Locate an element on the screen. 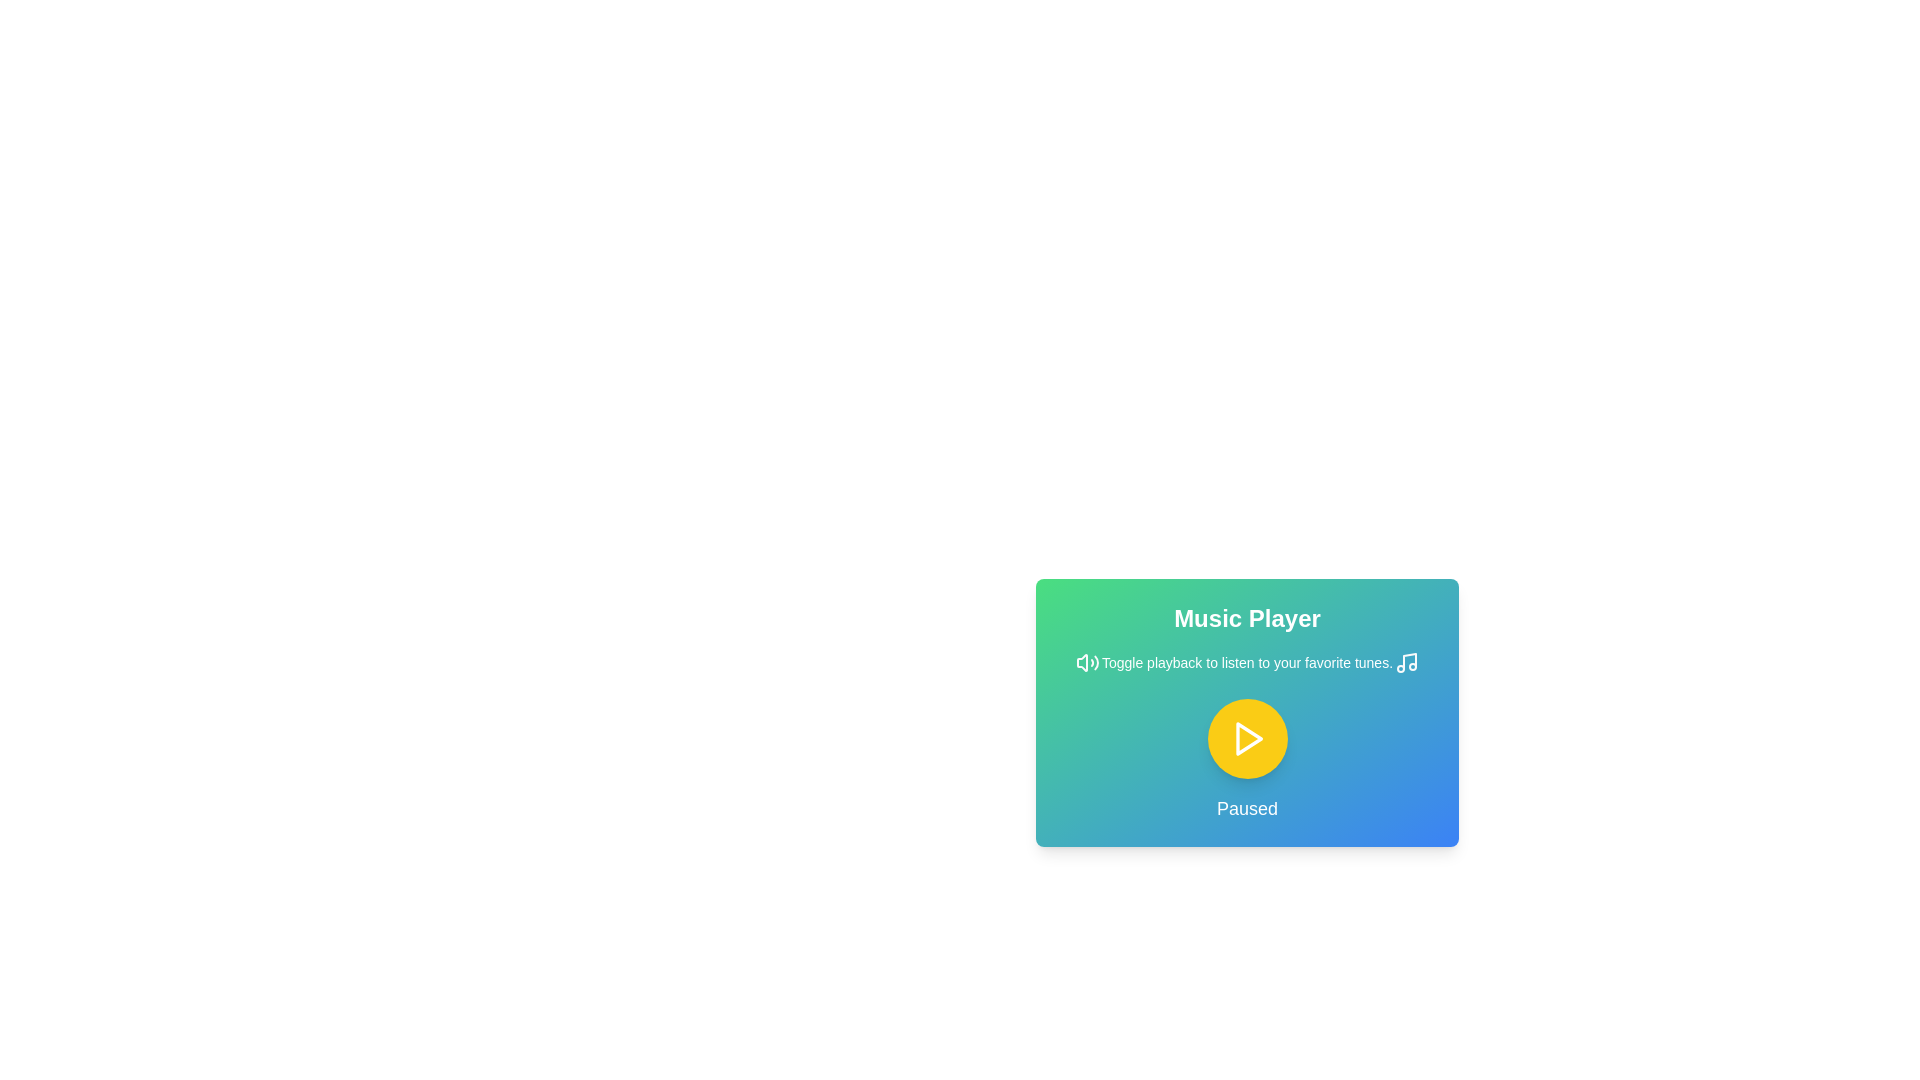 The height and width of the screenshot is (1080, 1920). the music icon located to the right of the text 'Toggle playback to listen to your favorite tunes' in the 'Music Player' section of the card is located at coordinates (1405, 663).